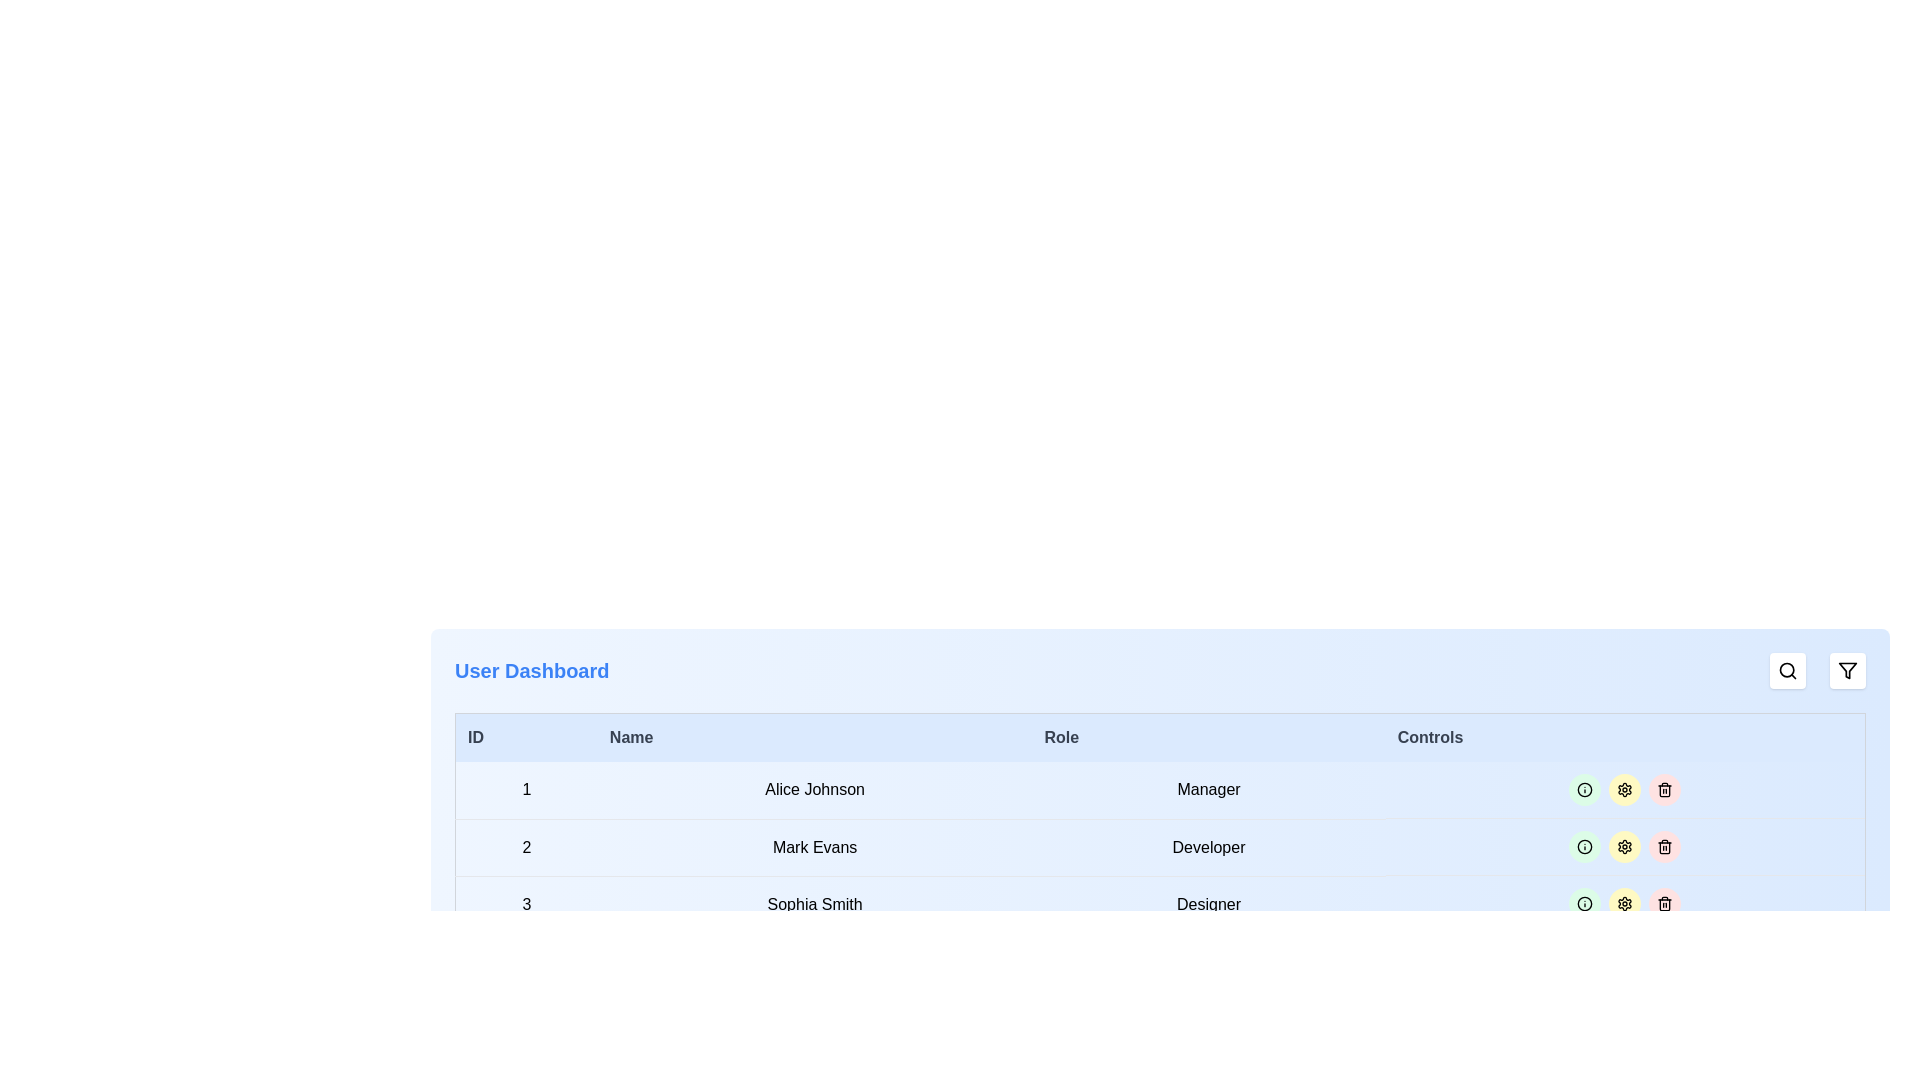  I want to click on the trash can icon button located in the third row under the 'Controls' header for user 'Sophia Smith', so click(1665, 903).